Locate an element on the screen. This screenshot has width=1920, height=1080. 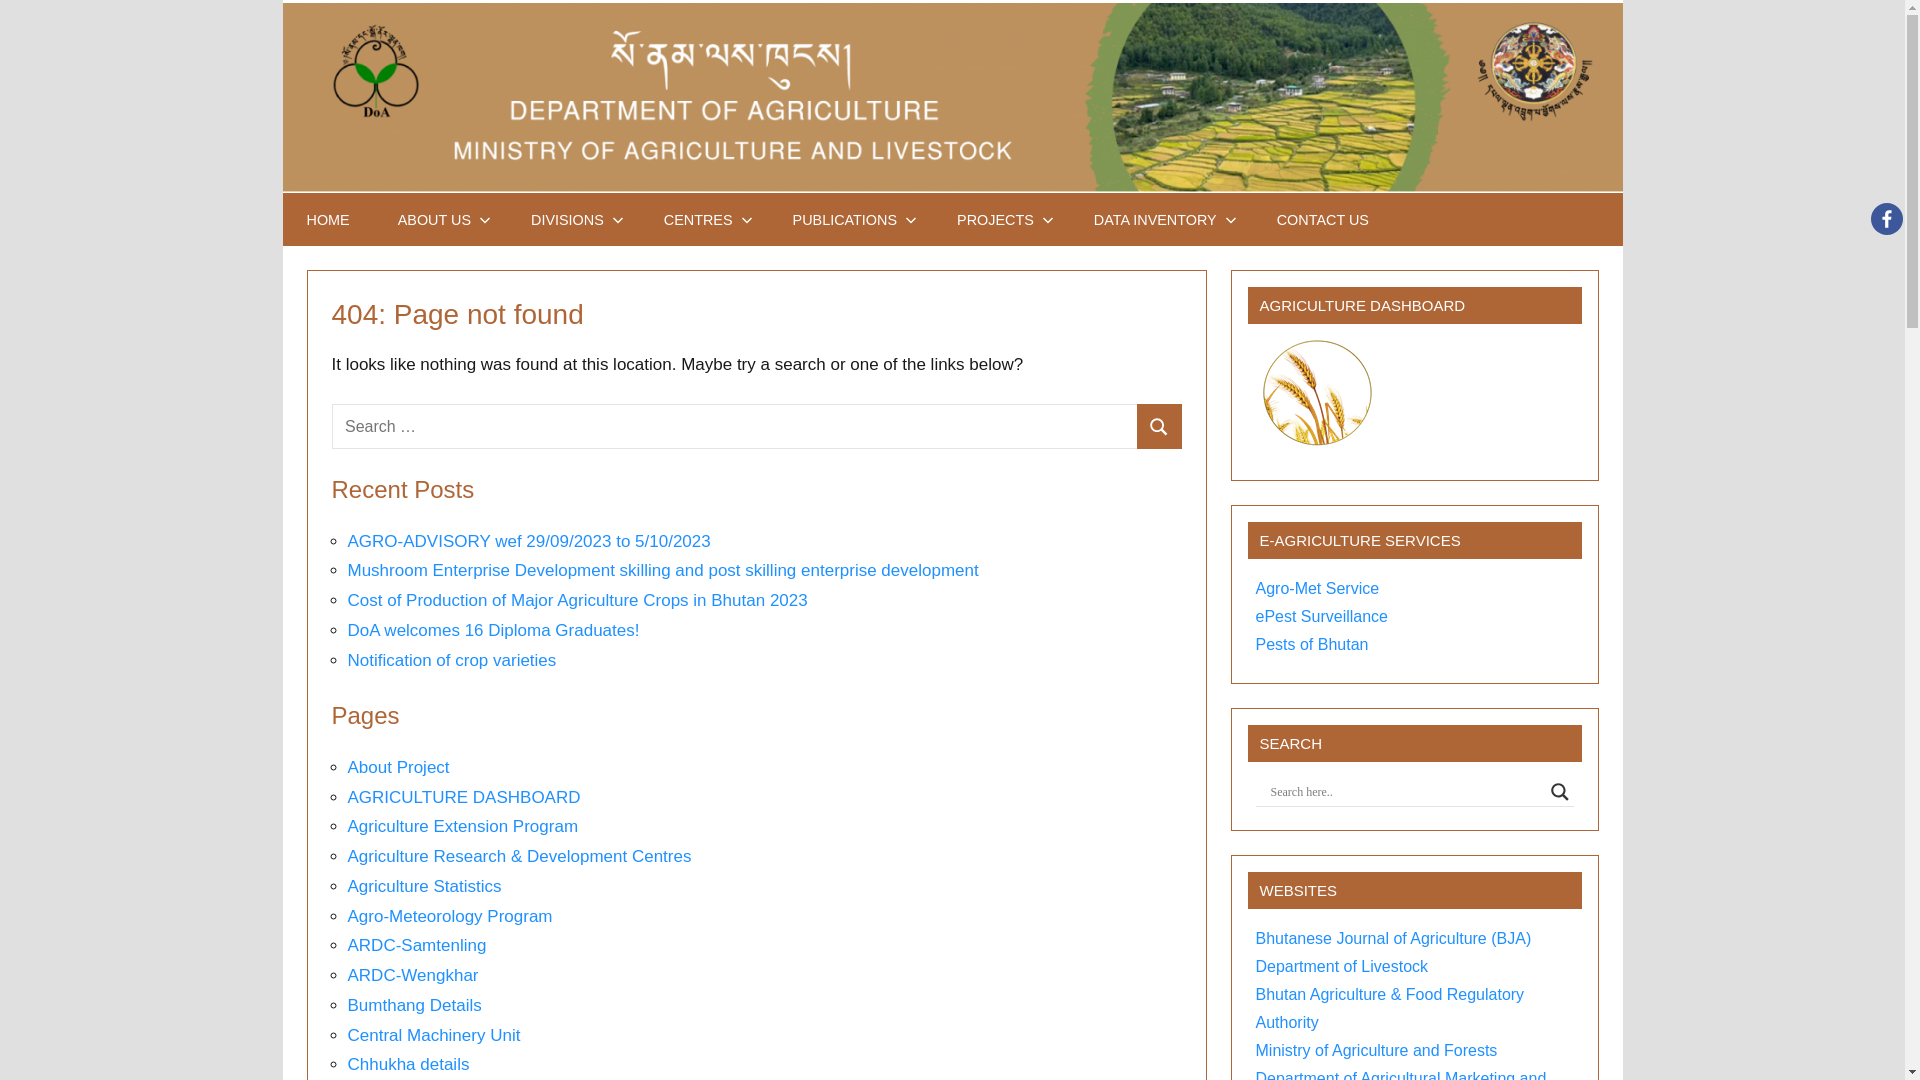
'ARDC-Wengkhar' is located at coordinates (412, 974).